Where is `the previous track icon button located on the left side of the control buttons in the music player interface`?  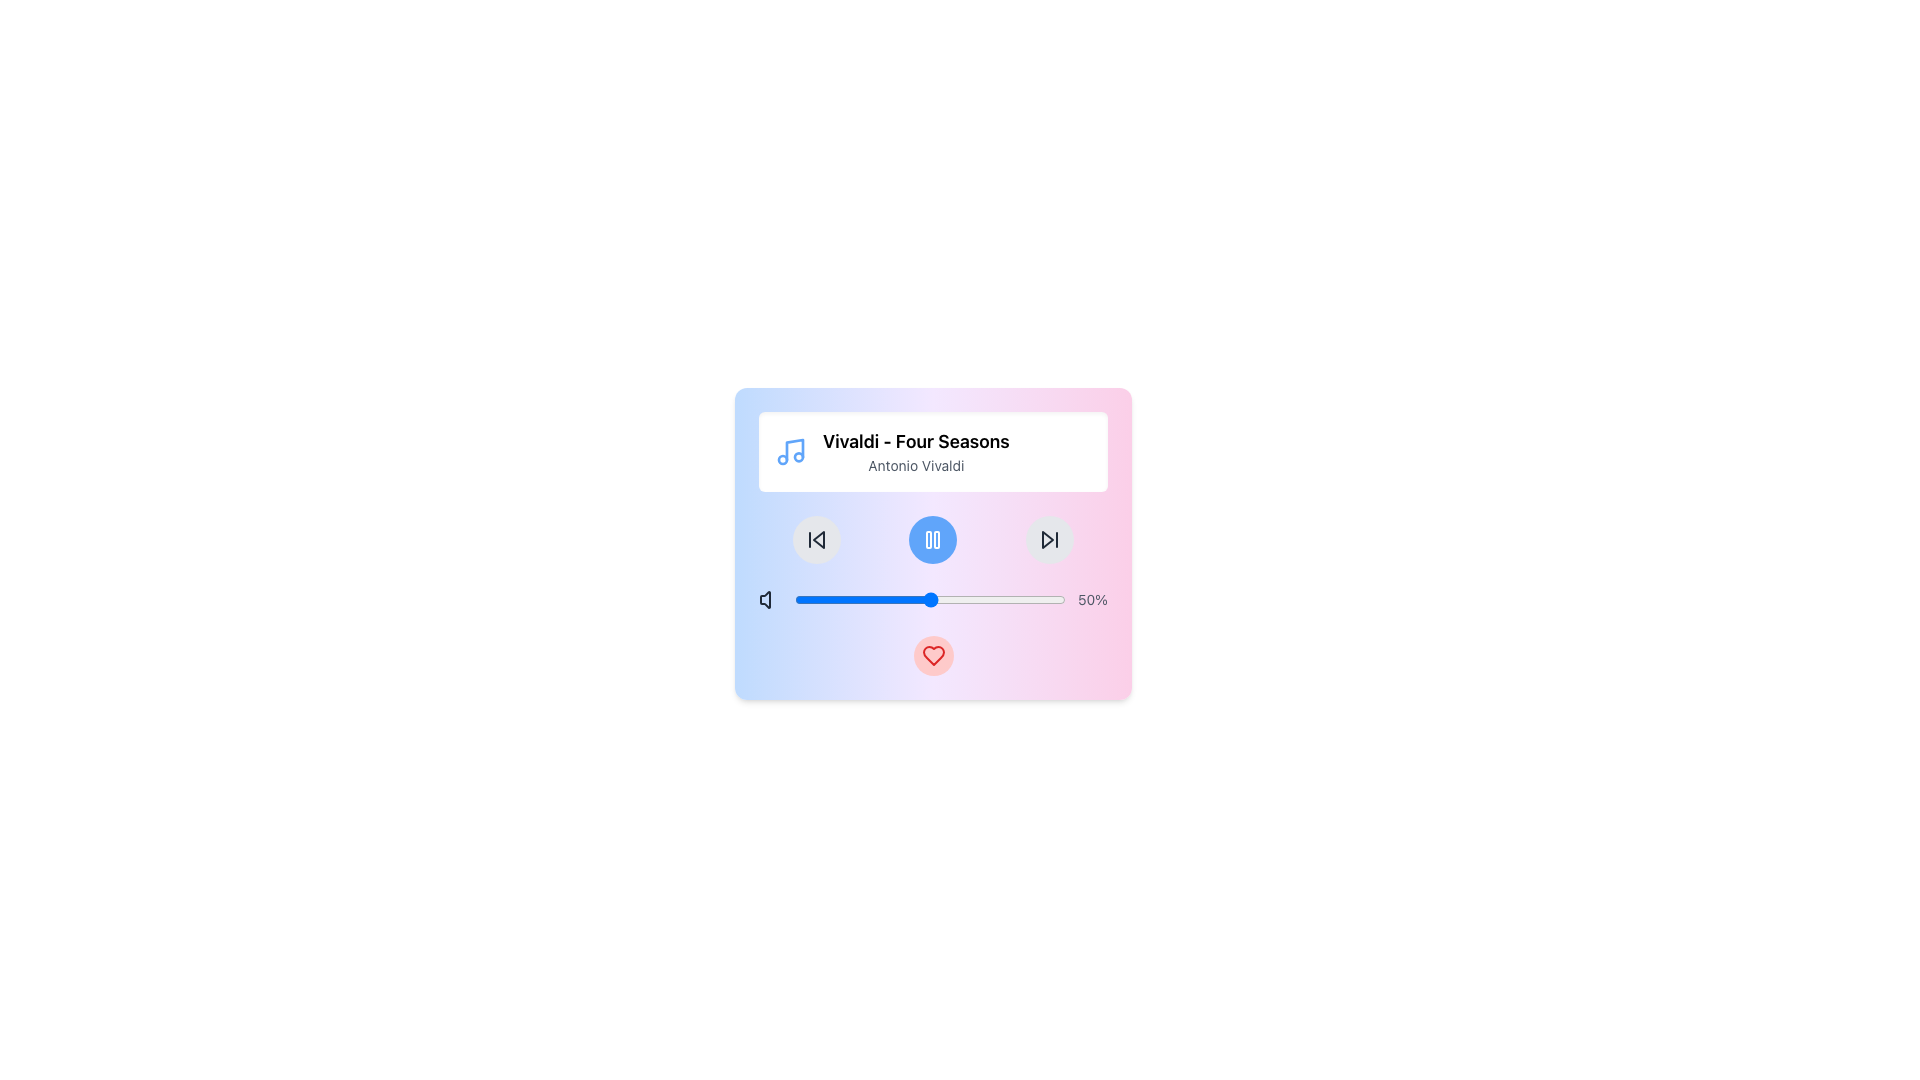
the previous track icon button located on the left side of the control buttons in the music player interface is located at coordinates (817, 540).